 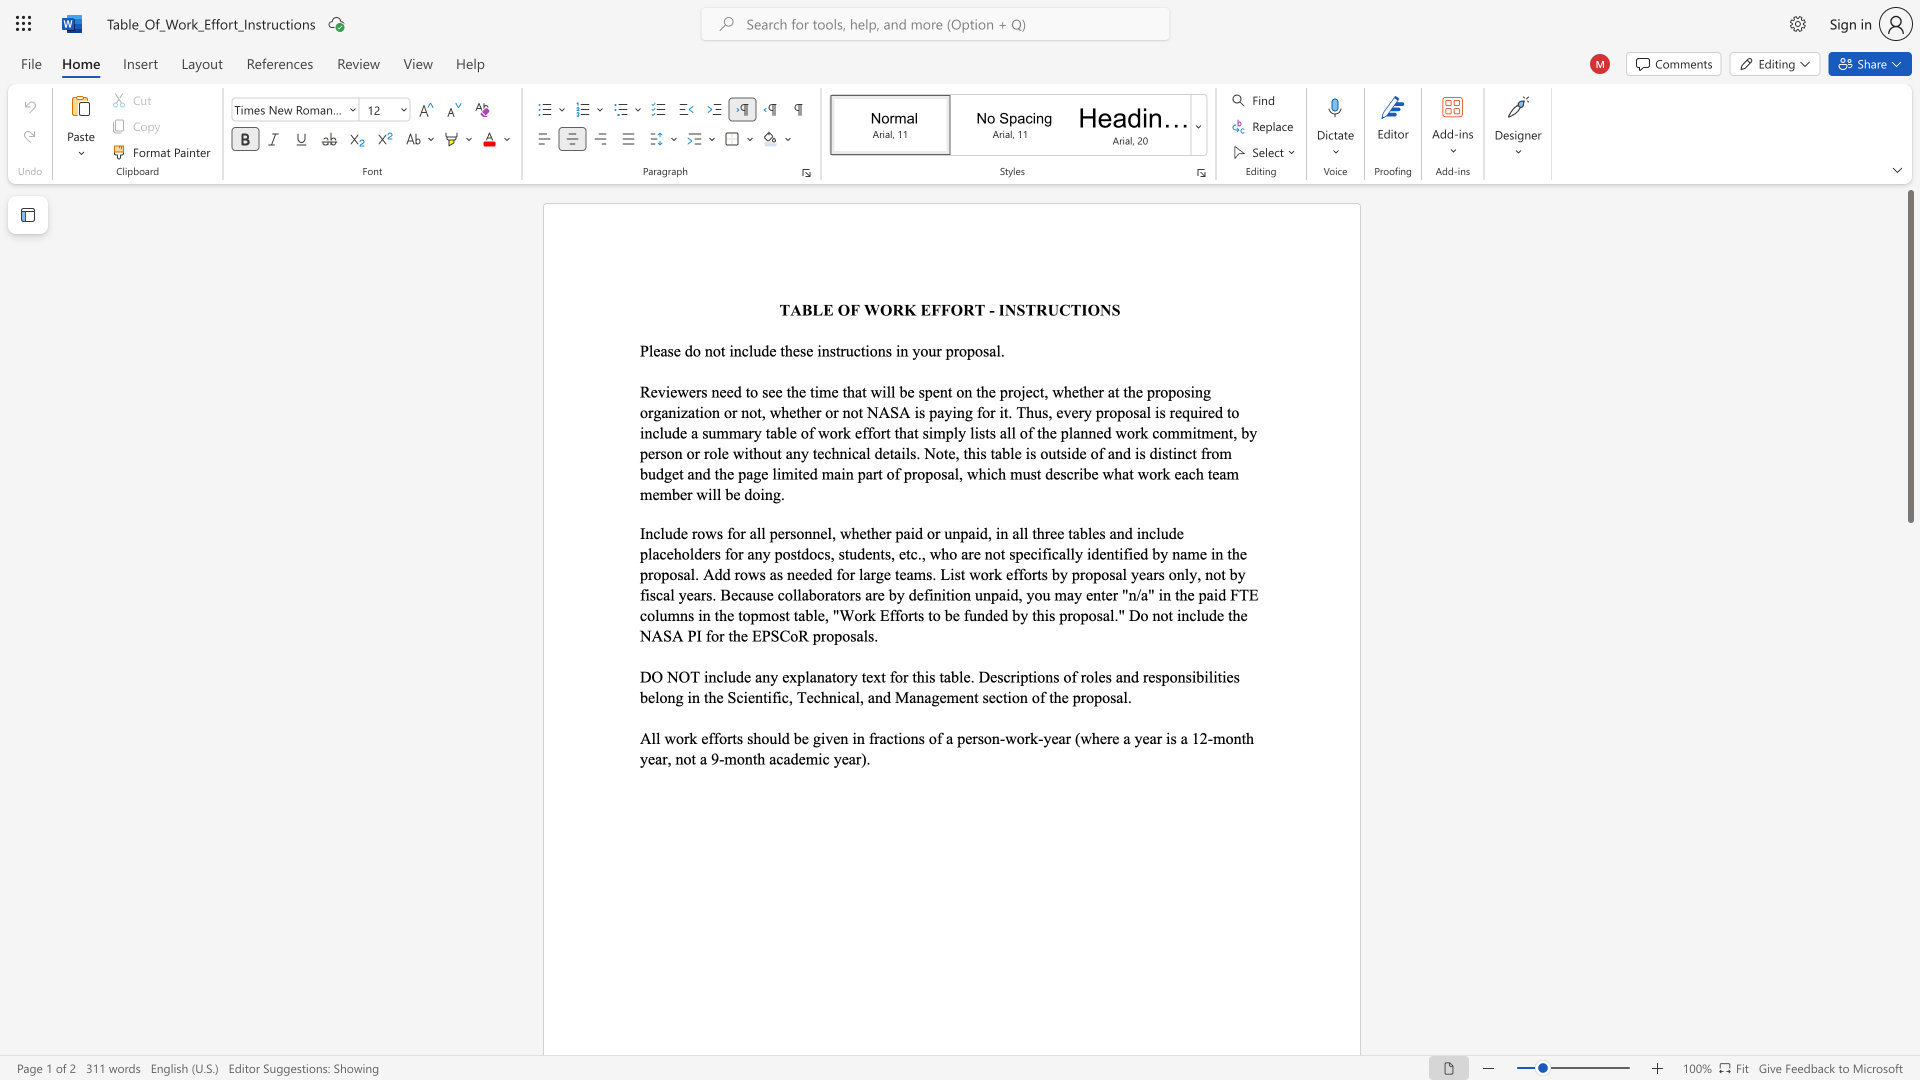 What do you see at coordinates (1909, 820) in the screenshot?
I see `the scrollbar to move the view down` at bounding box center [1909, 820].